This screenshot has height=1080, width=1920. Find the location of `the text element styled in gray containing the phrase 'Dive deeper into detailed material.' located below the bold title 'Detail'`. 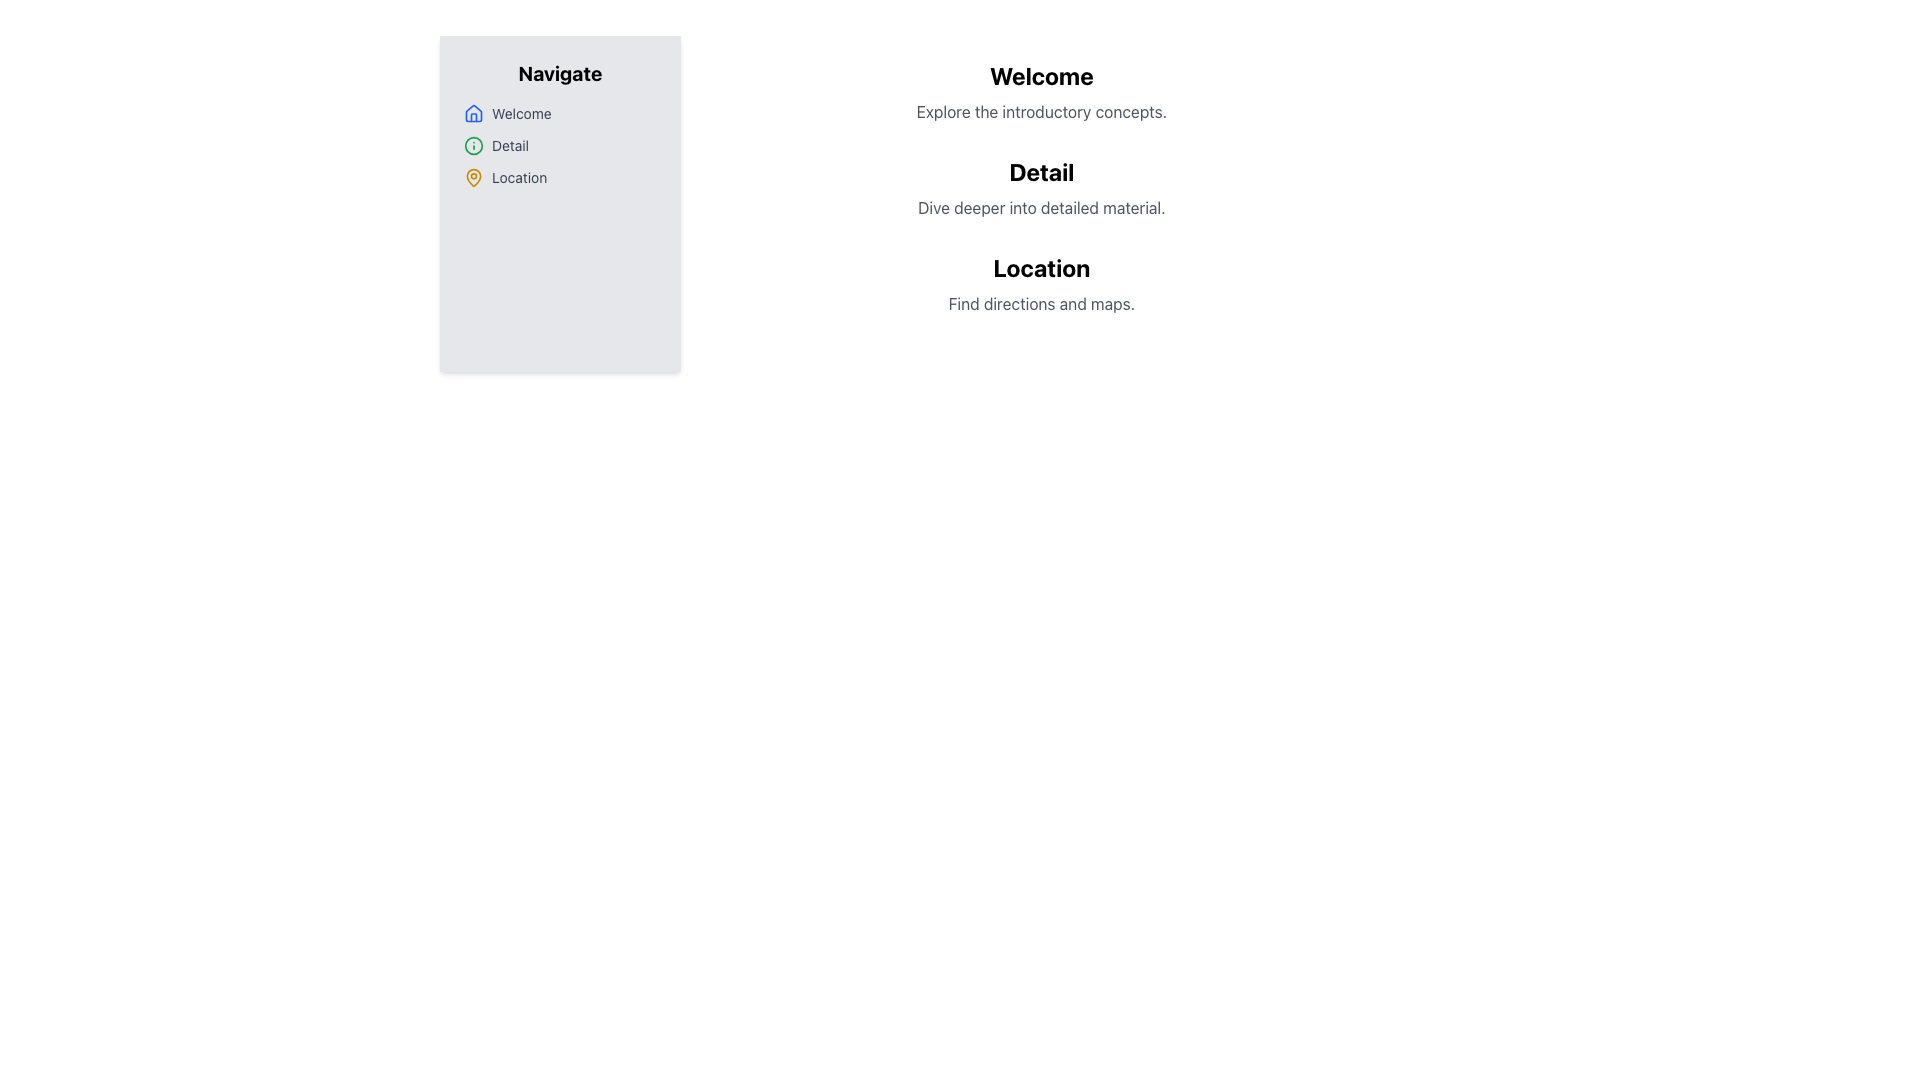

the text element styled in gray containing the phrase 'Dive deeper into detailed material.' located below the bold title 'Detail' is located at coordinates (1040, 208).